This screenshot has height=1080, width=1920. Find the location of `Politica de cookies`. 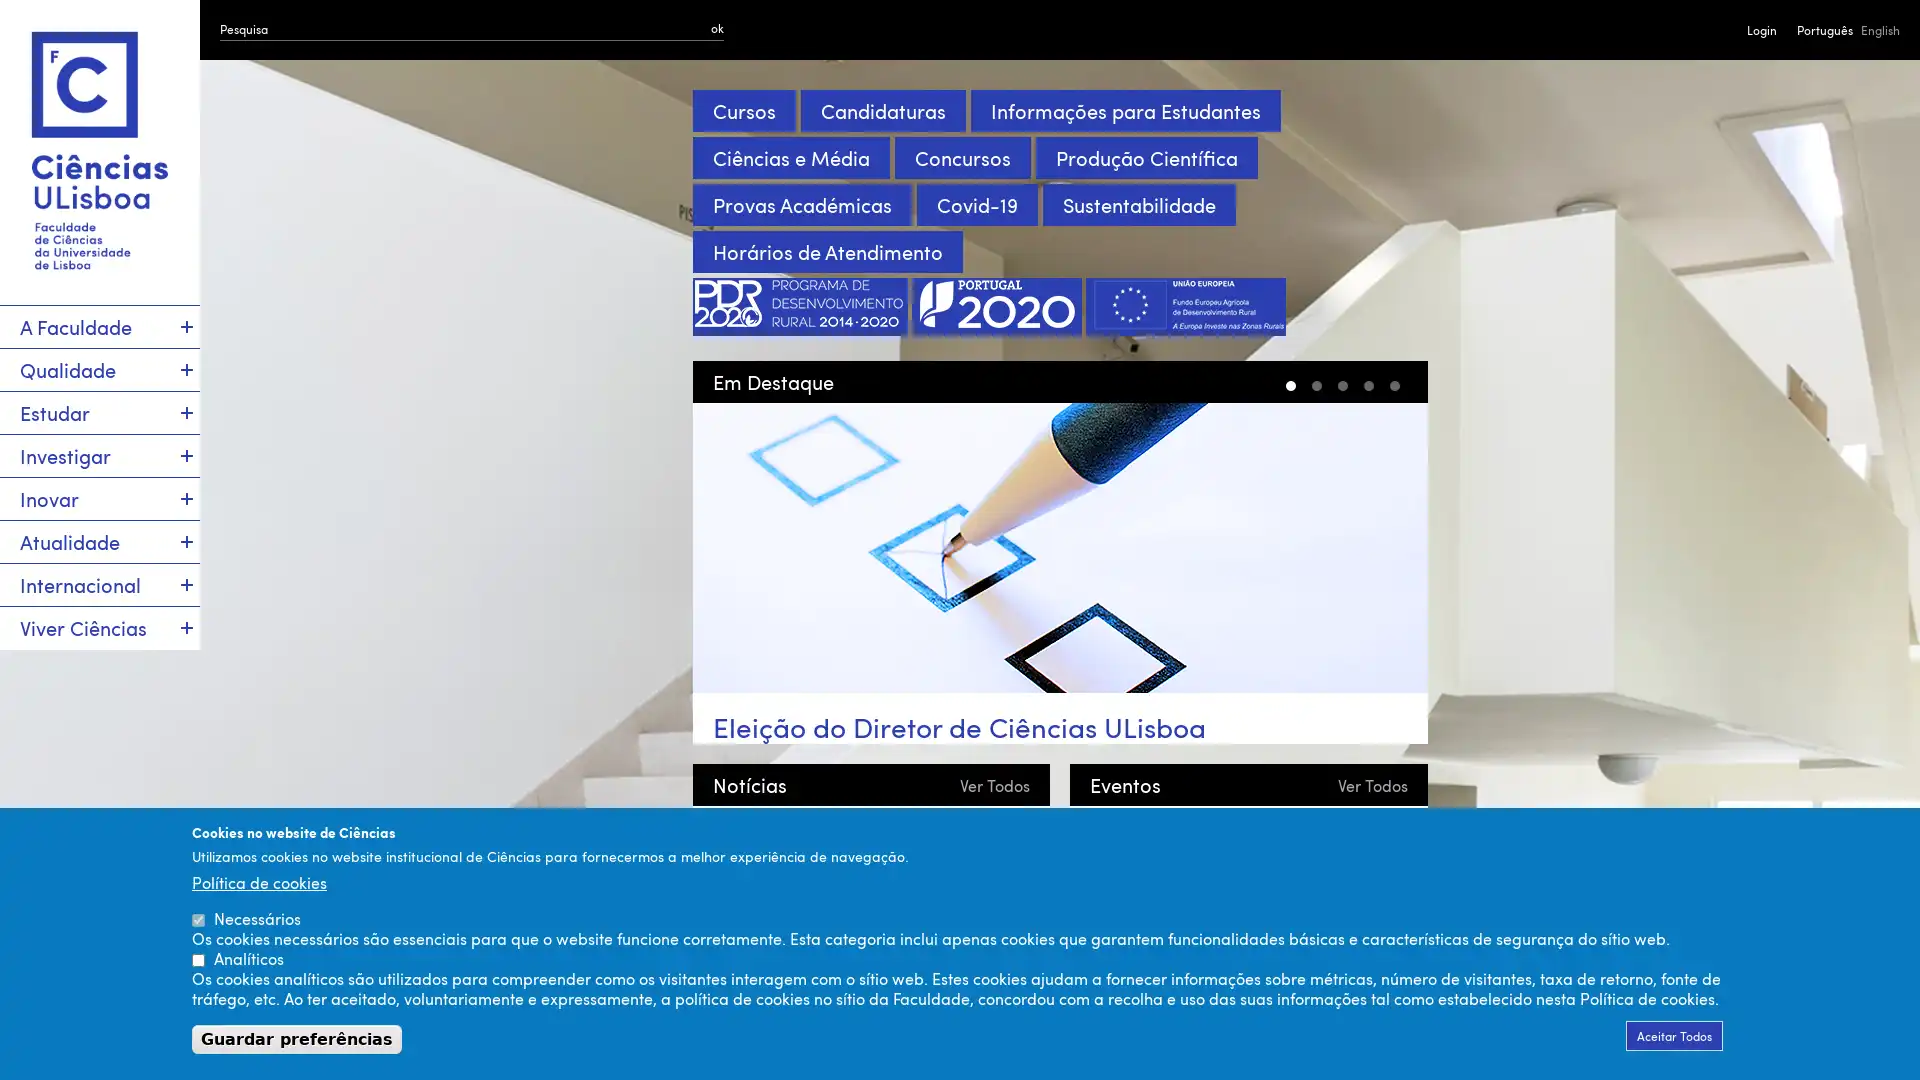

Politica de cookies is located at coordinates (258, 881).